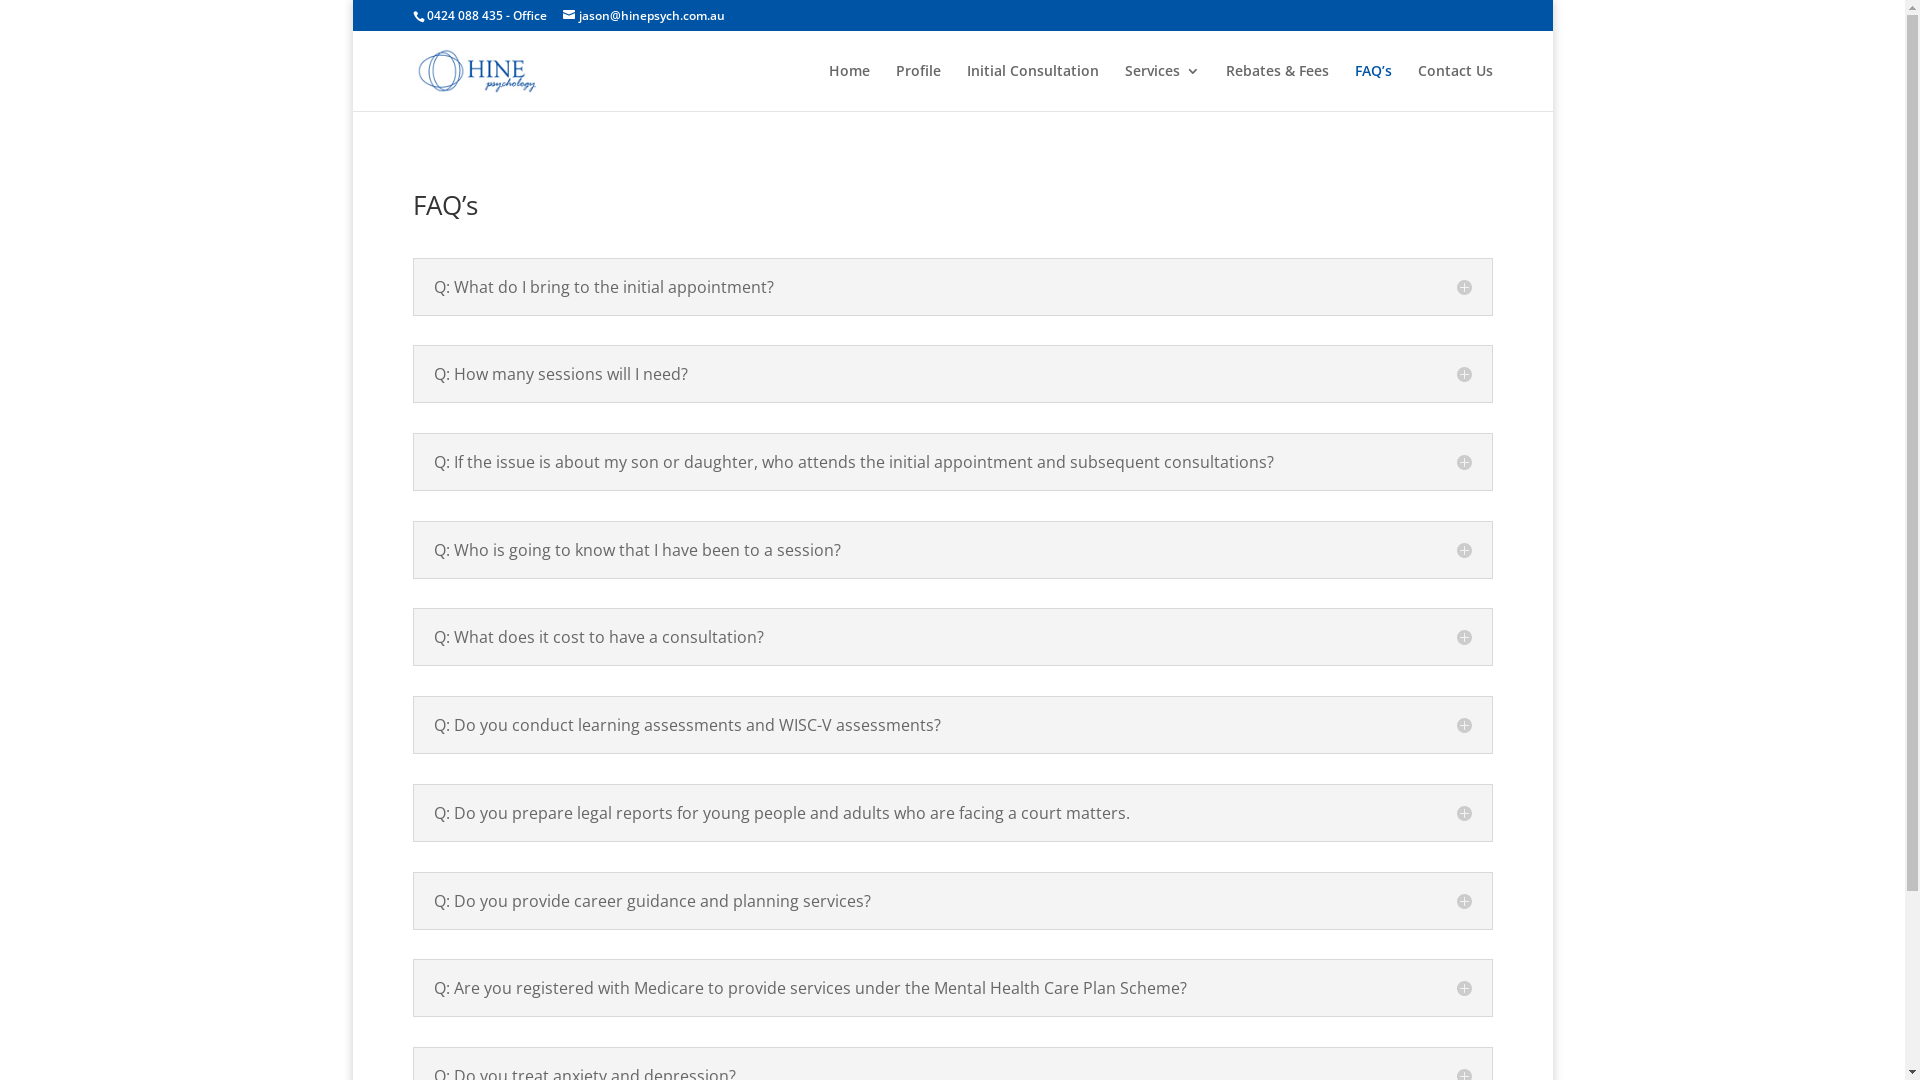 The width and height of the screenshot is (1920, 1080). I want to click on 'jason@hinepsych.com.au', so click(560, 15).